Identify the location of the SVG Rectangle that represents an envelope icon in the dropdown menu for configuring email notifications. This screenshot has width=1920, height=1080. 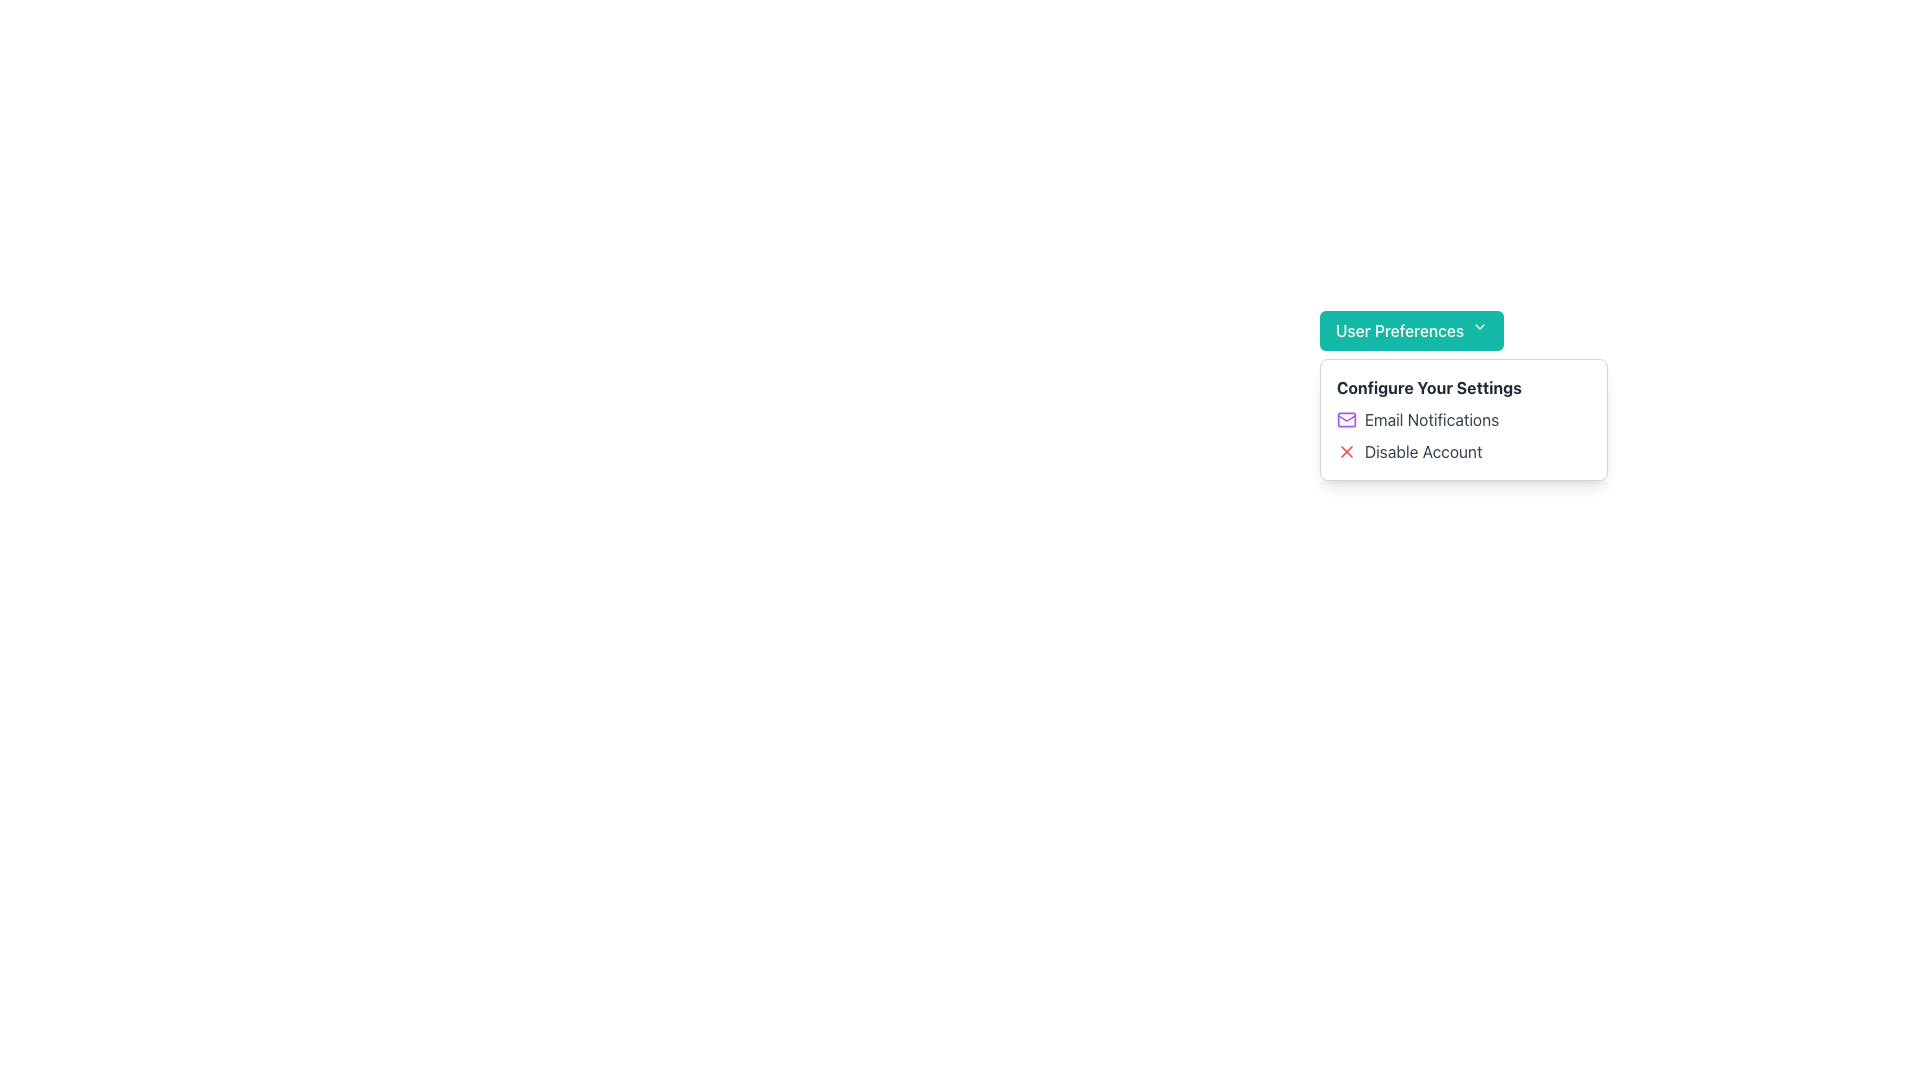
(1346, 419).